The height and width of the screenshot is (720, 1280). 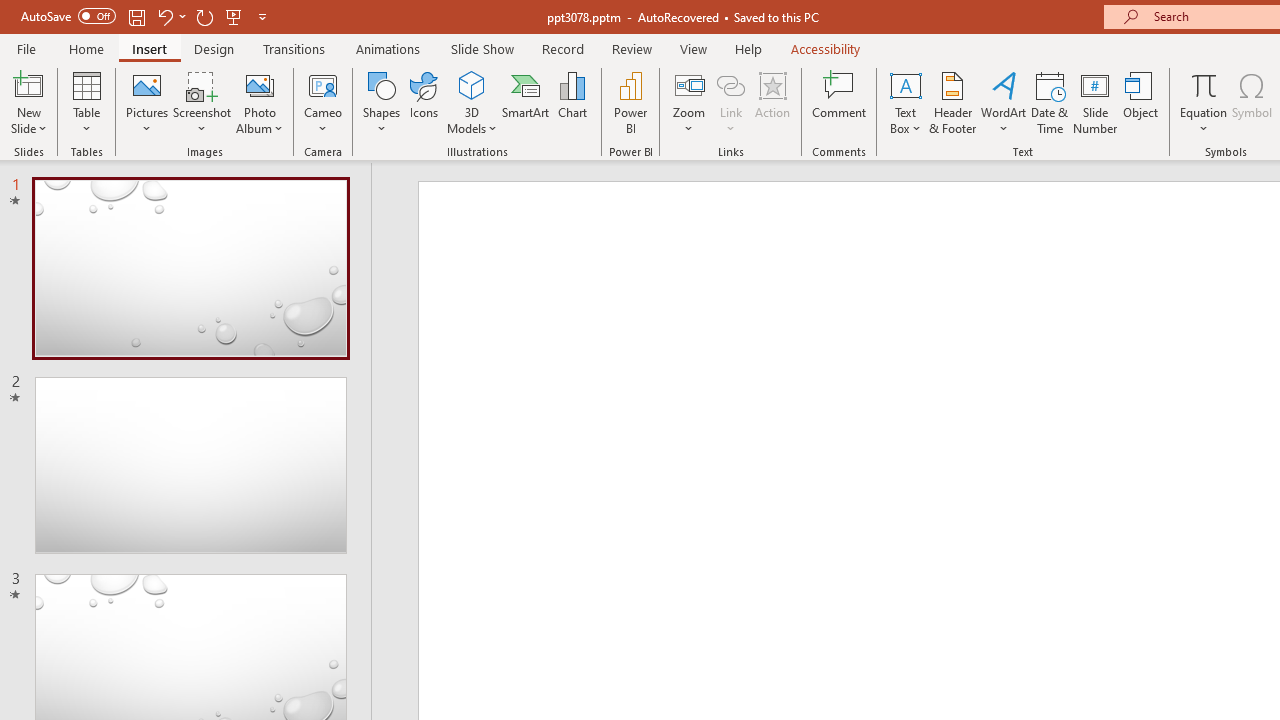 I want to click on 'Screenshot', so click(x=202, y=103).